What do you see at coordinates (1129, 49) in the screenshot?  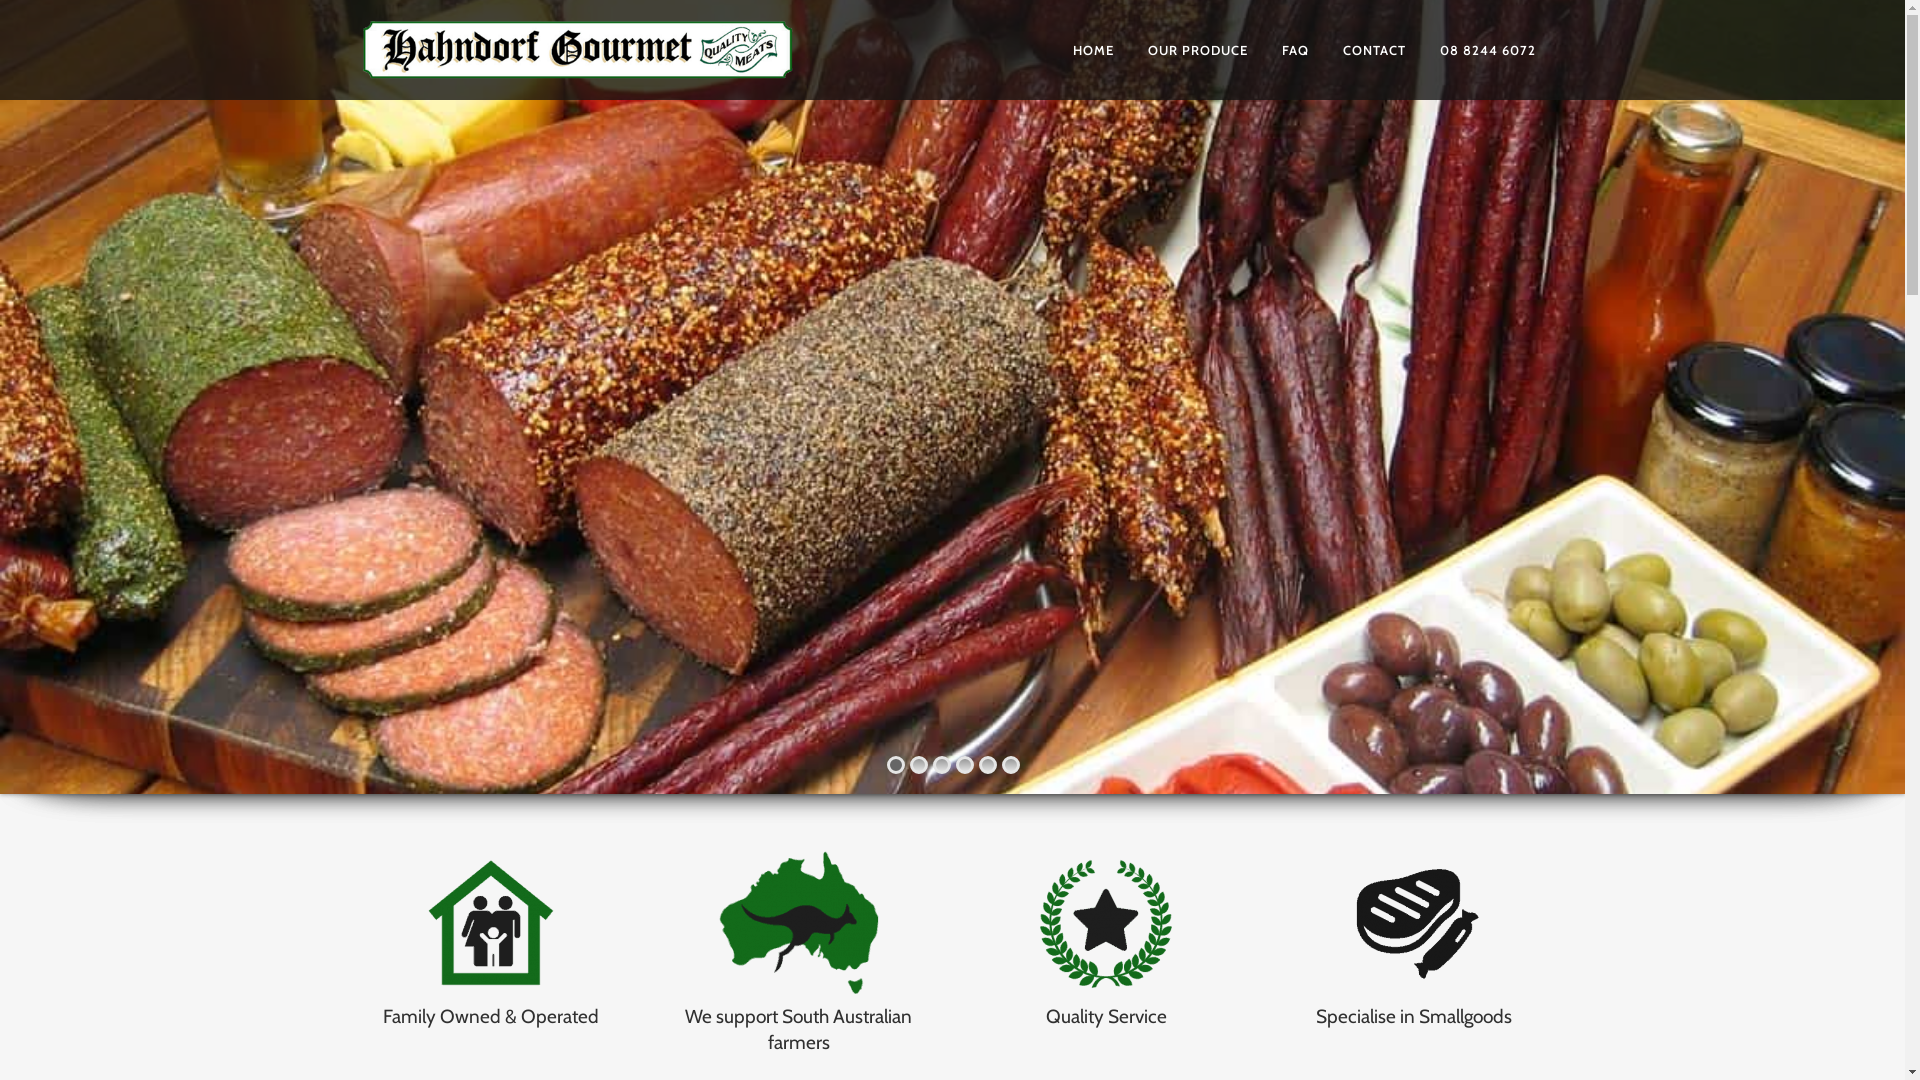 I see `'OUR PRODUCE'` at bounding box center [1129, 49].